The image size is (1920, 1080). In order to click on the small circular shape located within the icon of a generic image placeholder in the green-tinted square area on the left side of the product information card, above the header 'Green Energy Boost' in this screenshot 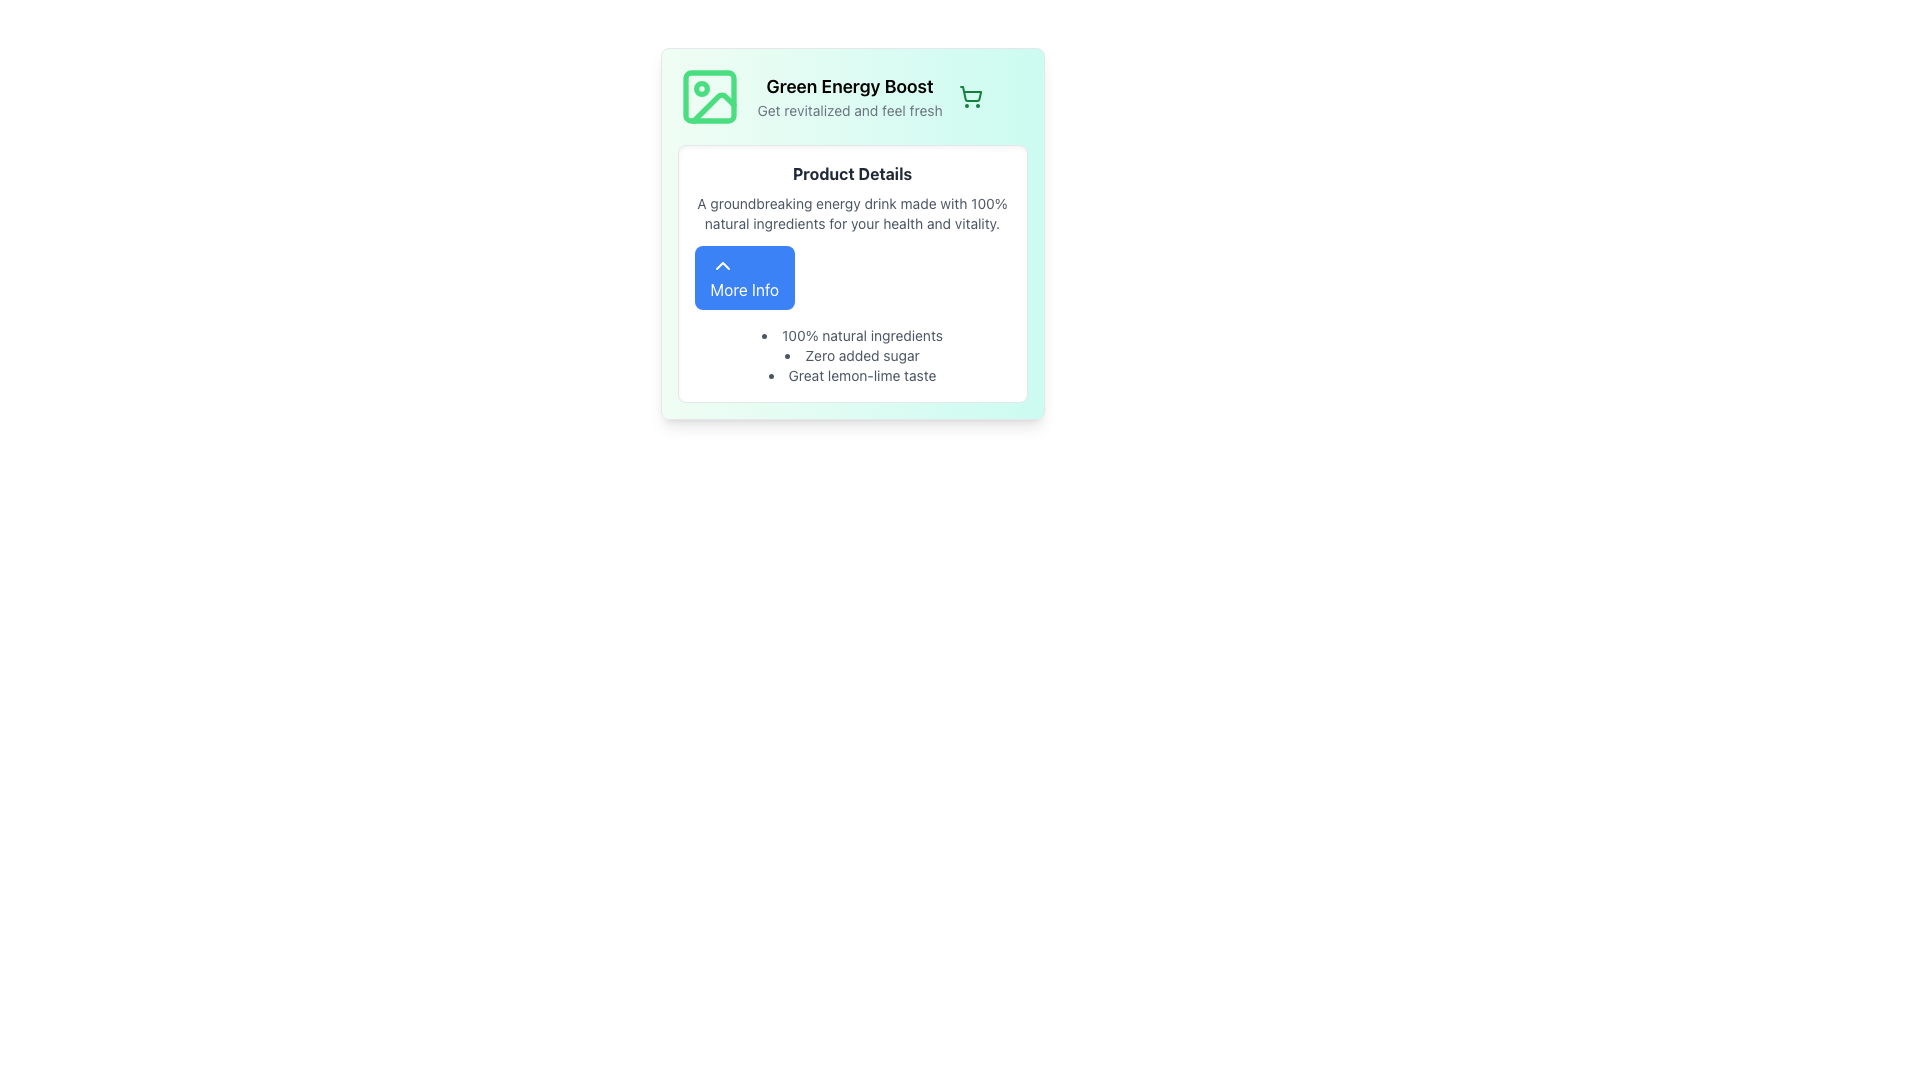, I will do `click(701, 87)`.